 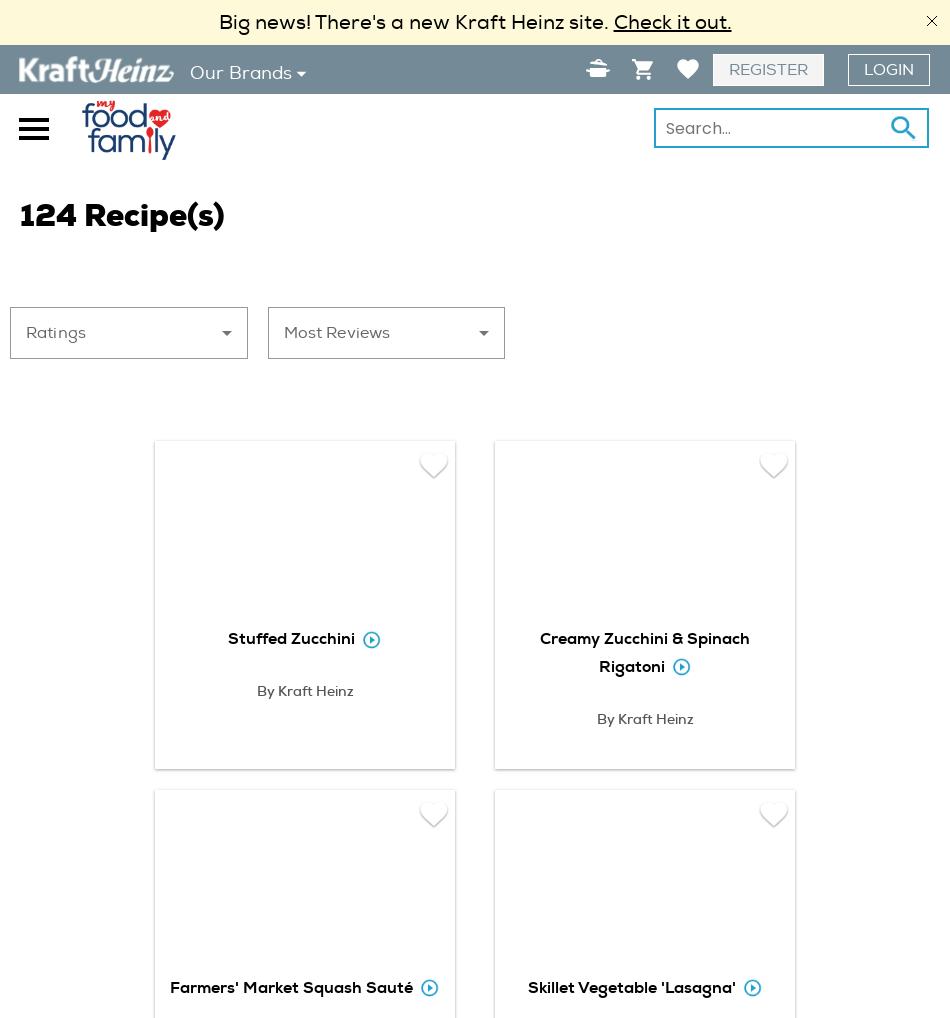 What do you see at coordinates (587, 21) in the screenshot?
I see `'site.'` at bounding box center [587, 21].